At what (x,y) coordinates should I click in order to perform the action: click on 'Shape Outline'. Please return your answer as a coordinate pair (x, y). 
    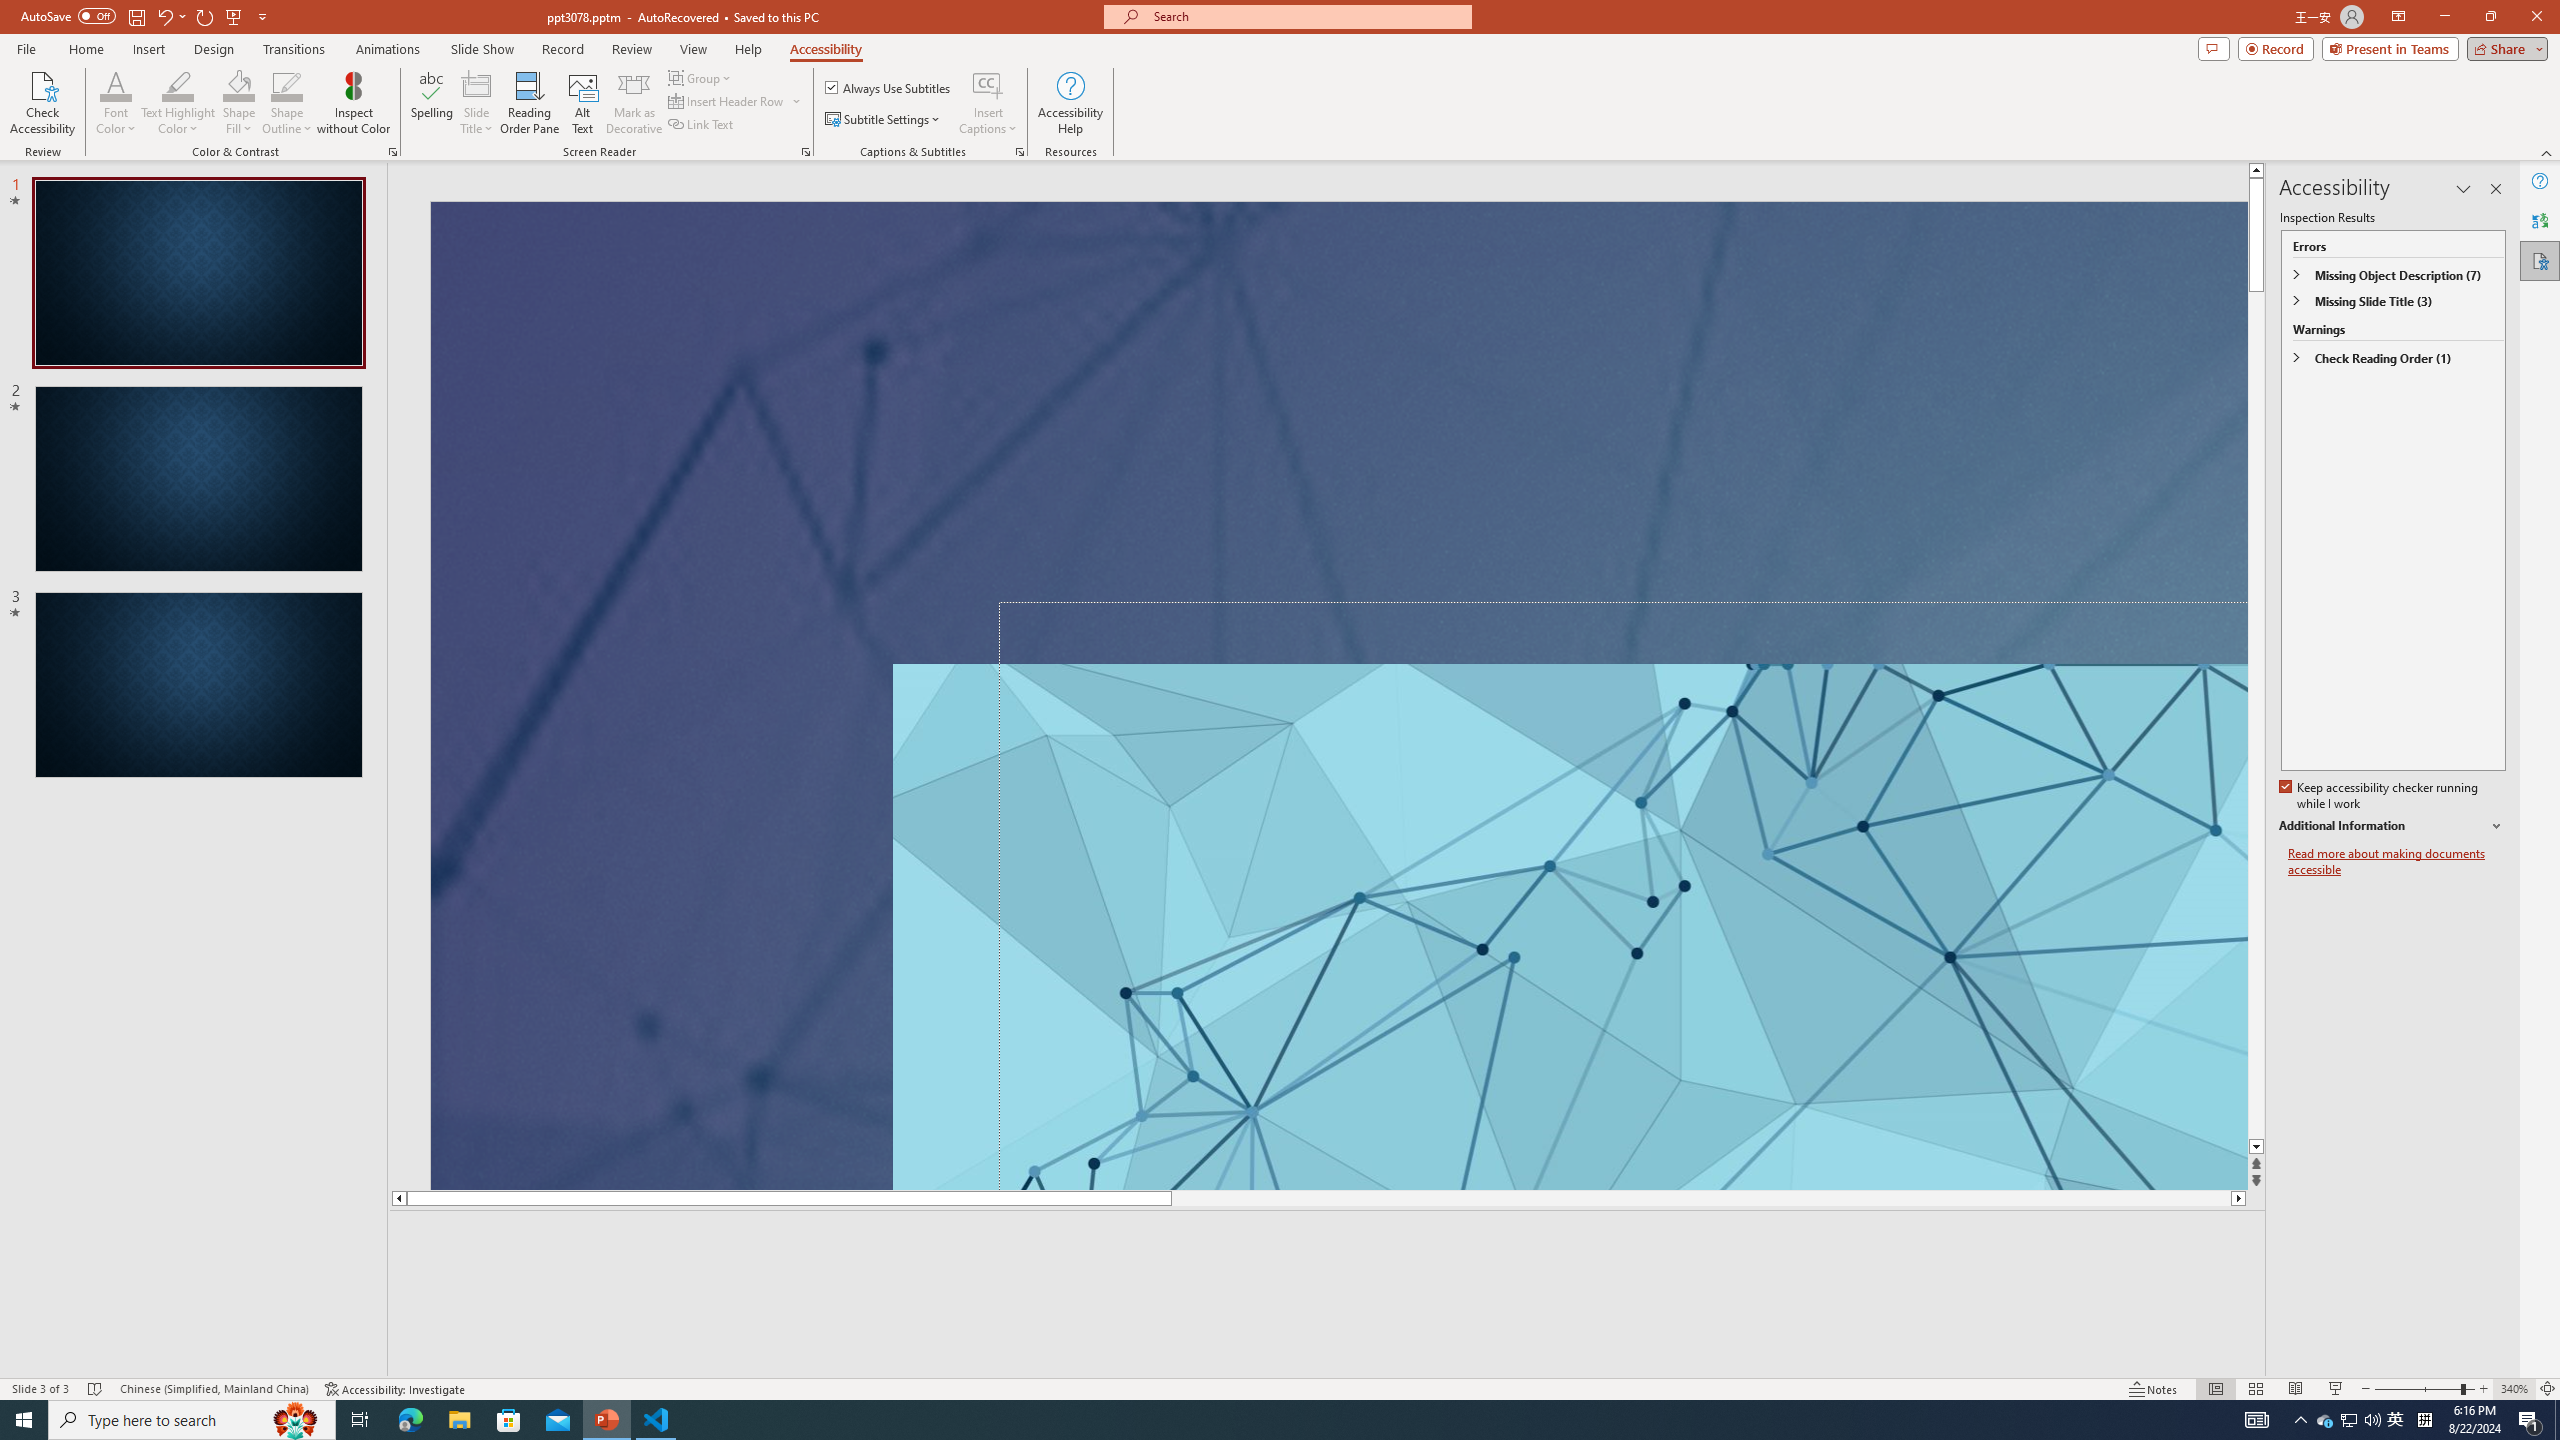
    Looking at the image, I should click on (288, 103).